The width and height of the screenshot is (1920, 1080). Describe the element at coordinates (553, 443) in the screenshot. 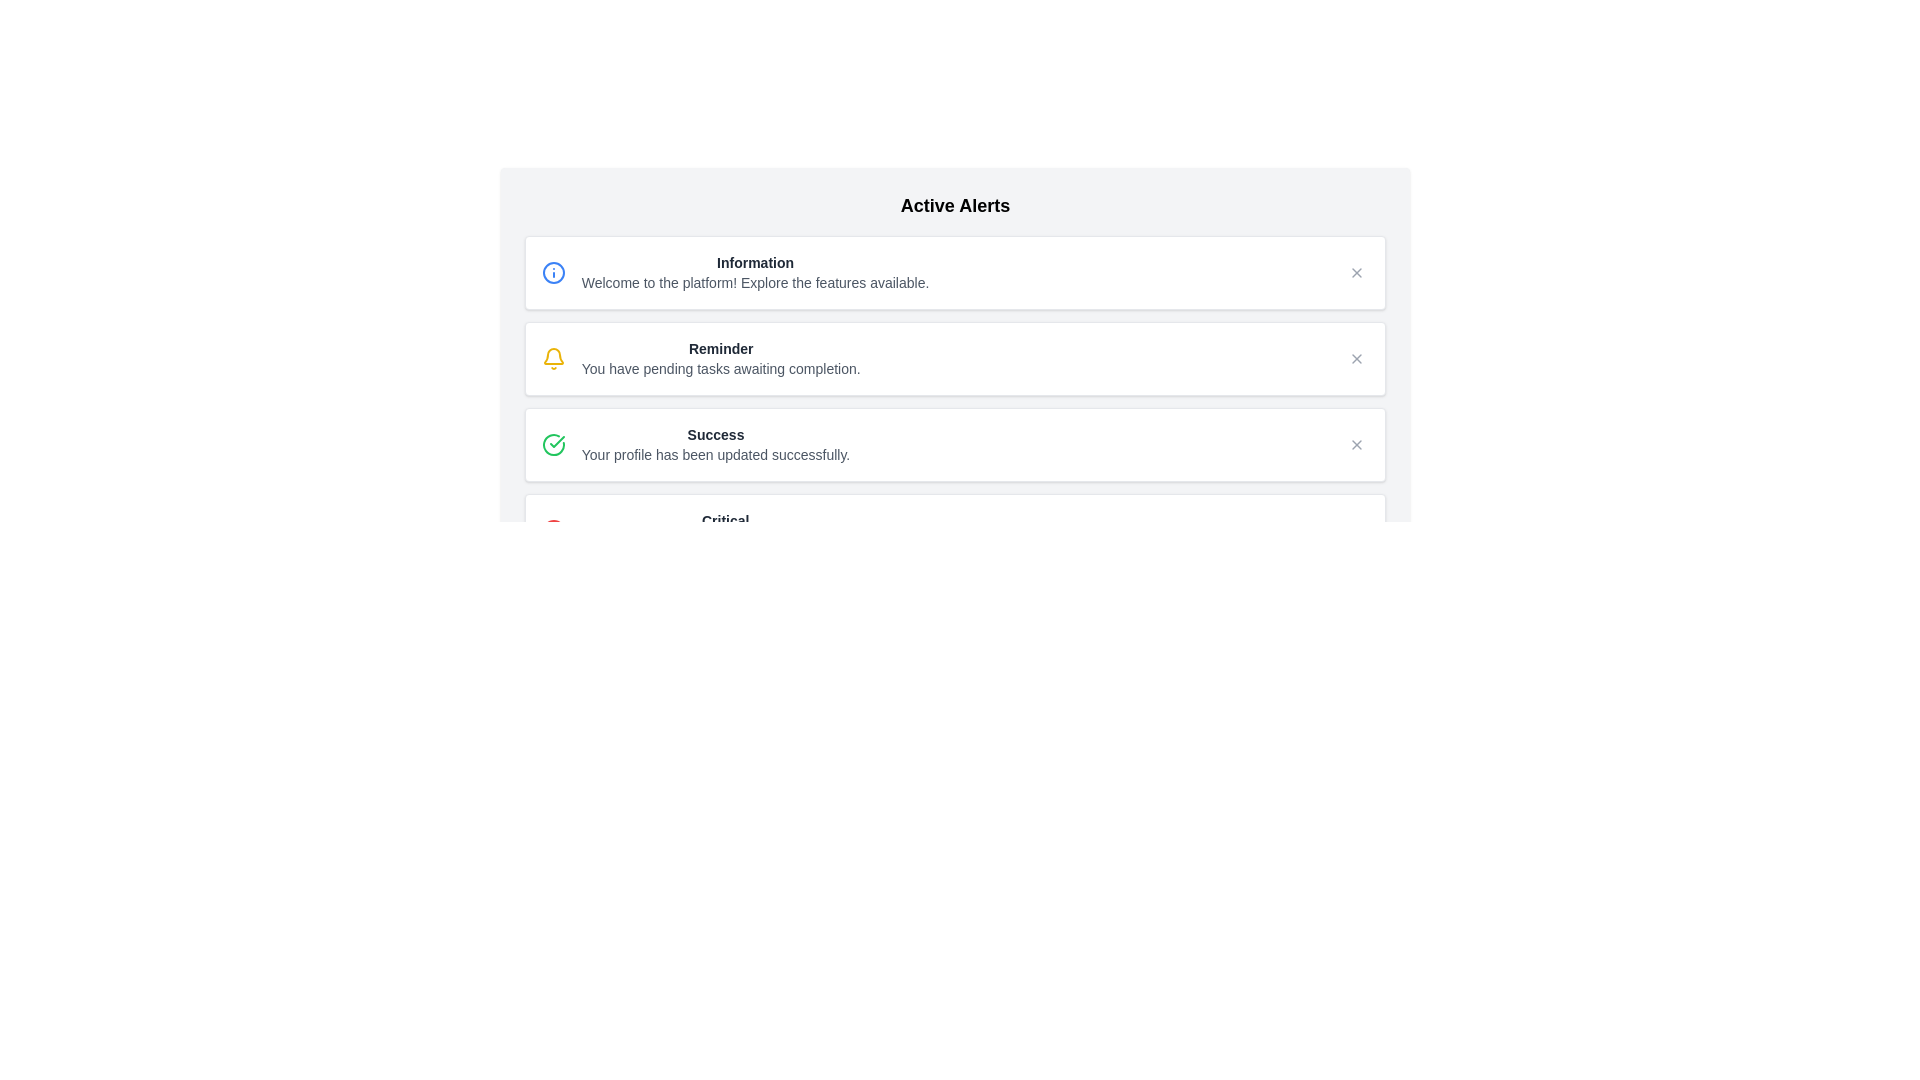

I see `the green circular icon with a checkmark, which represents a confirmation notification in the third alert message titled 'Success'` at that location.